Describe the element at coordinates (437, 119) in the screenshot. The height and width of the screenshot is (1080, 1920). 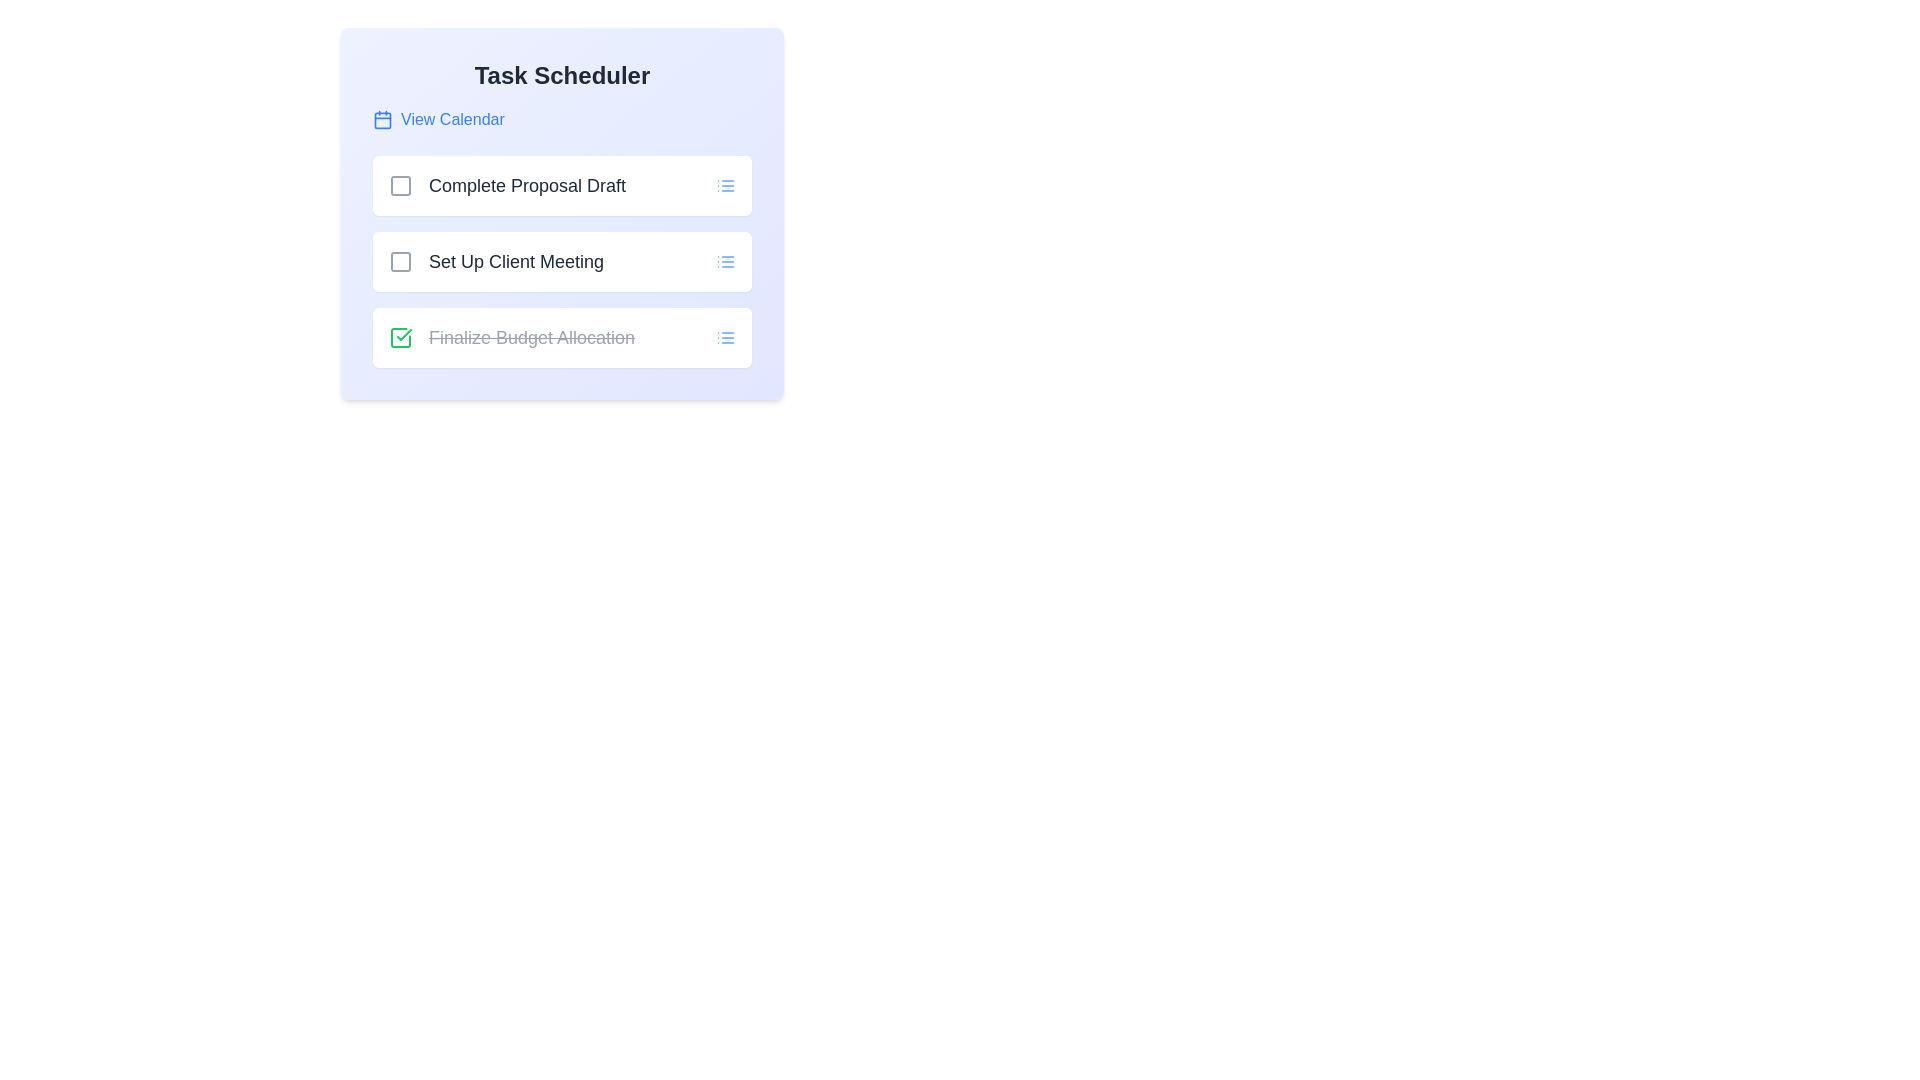
I see `the 'View Calendar' button` at that location.